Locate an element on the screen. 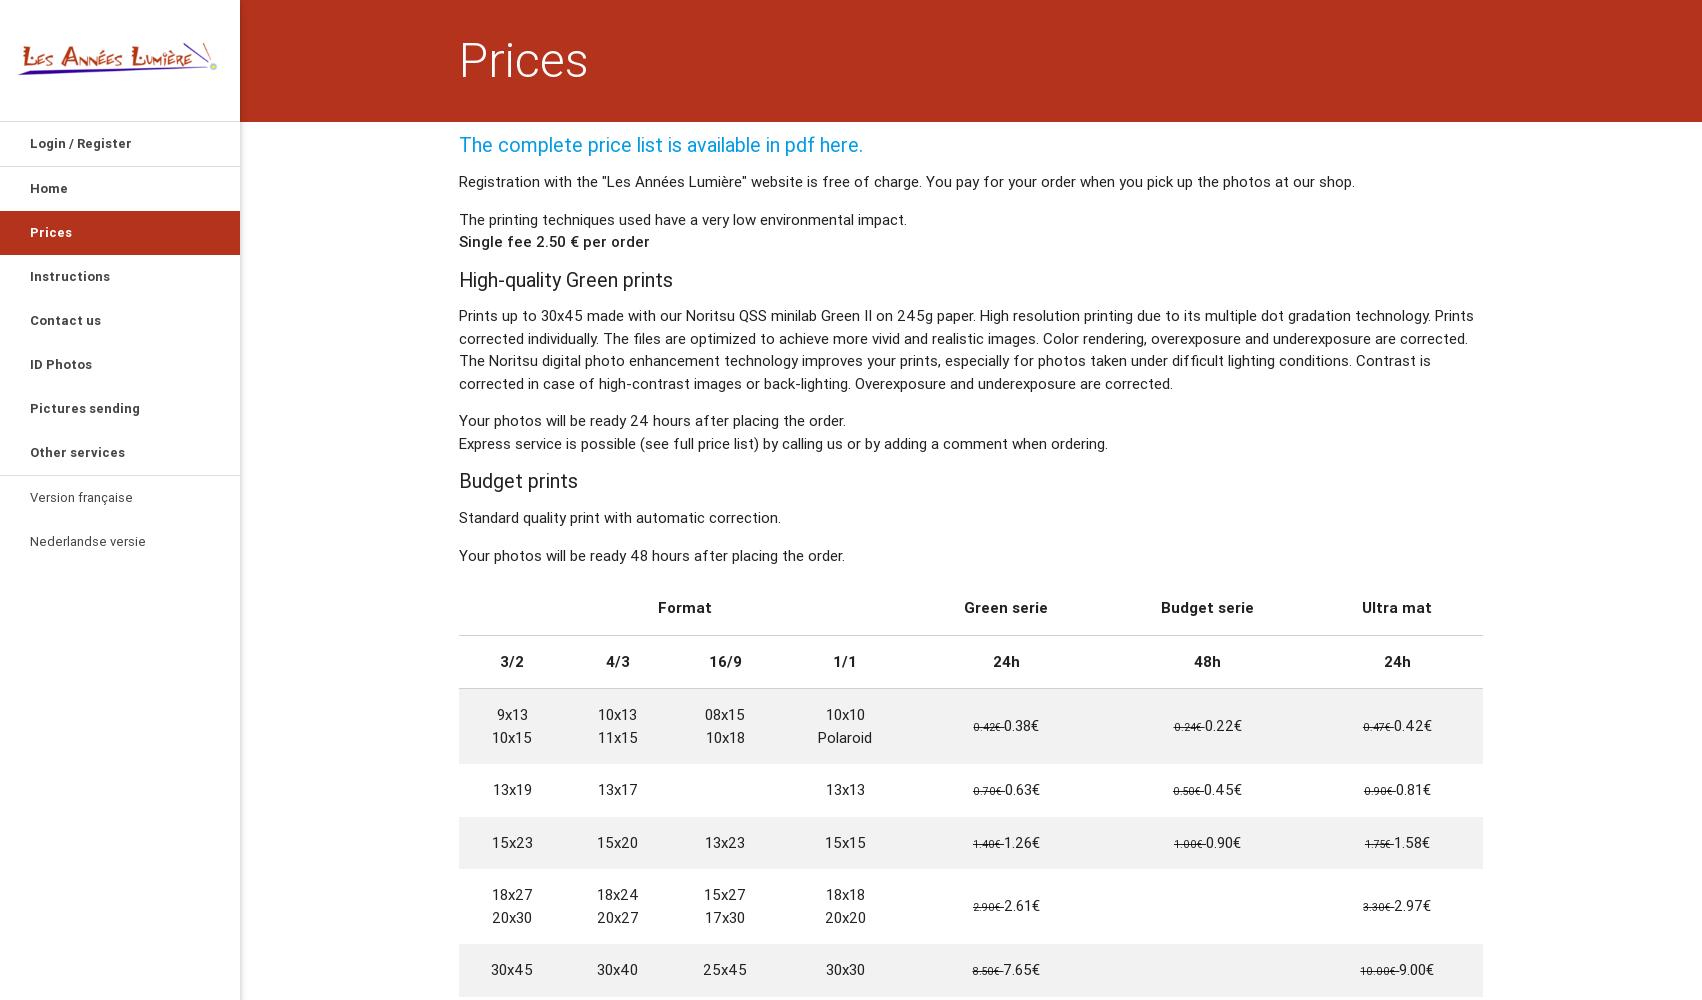  'Budget serie' is located at coordinates (1207, 606).